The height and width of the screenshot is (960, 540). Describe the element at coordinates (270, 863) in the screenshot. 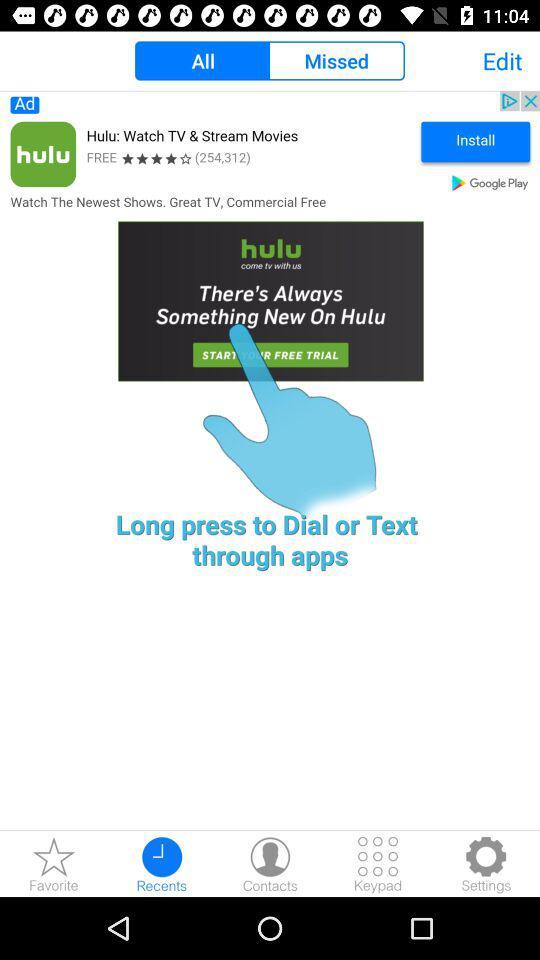

I see `contact button` at that location.